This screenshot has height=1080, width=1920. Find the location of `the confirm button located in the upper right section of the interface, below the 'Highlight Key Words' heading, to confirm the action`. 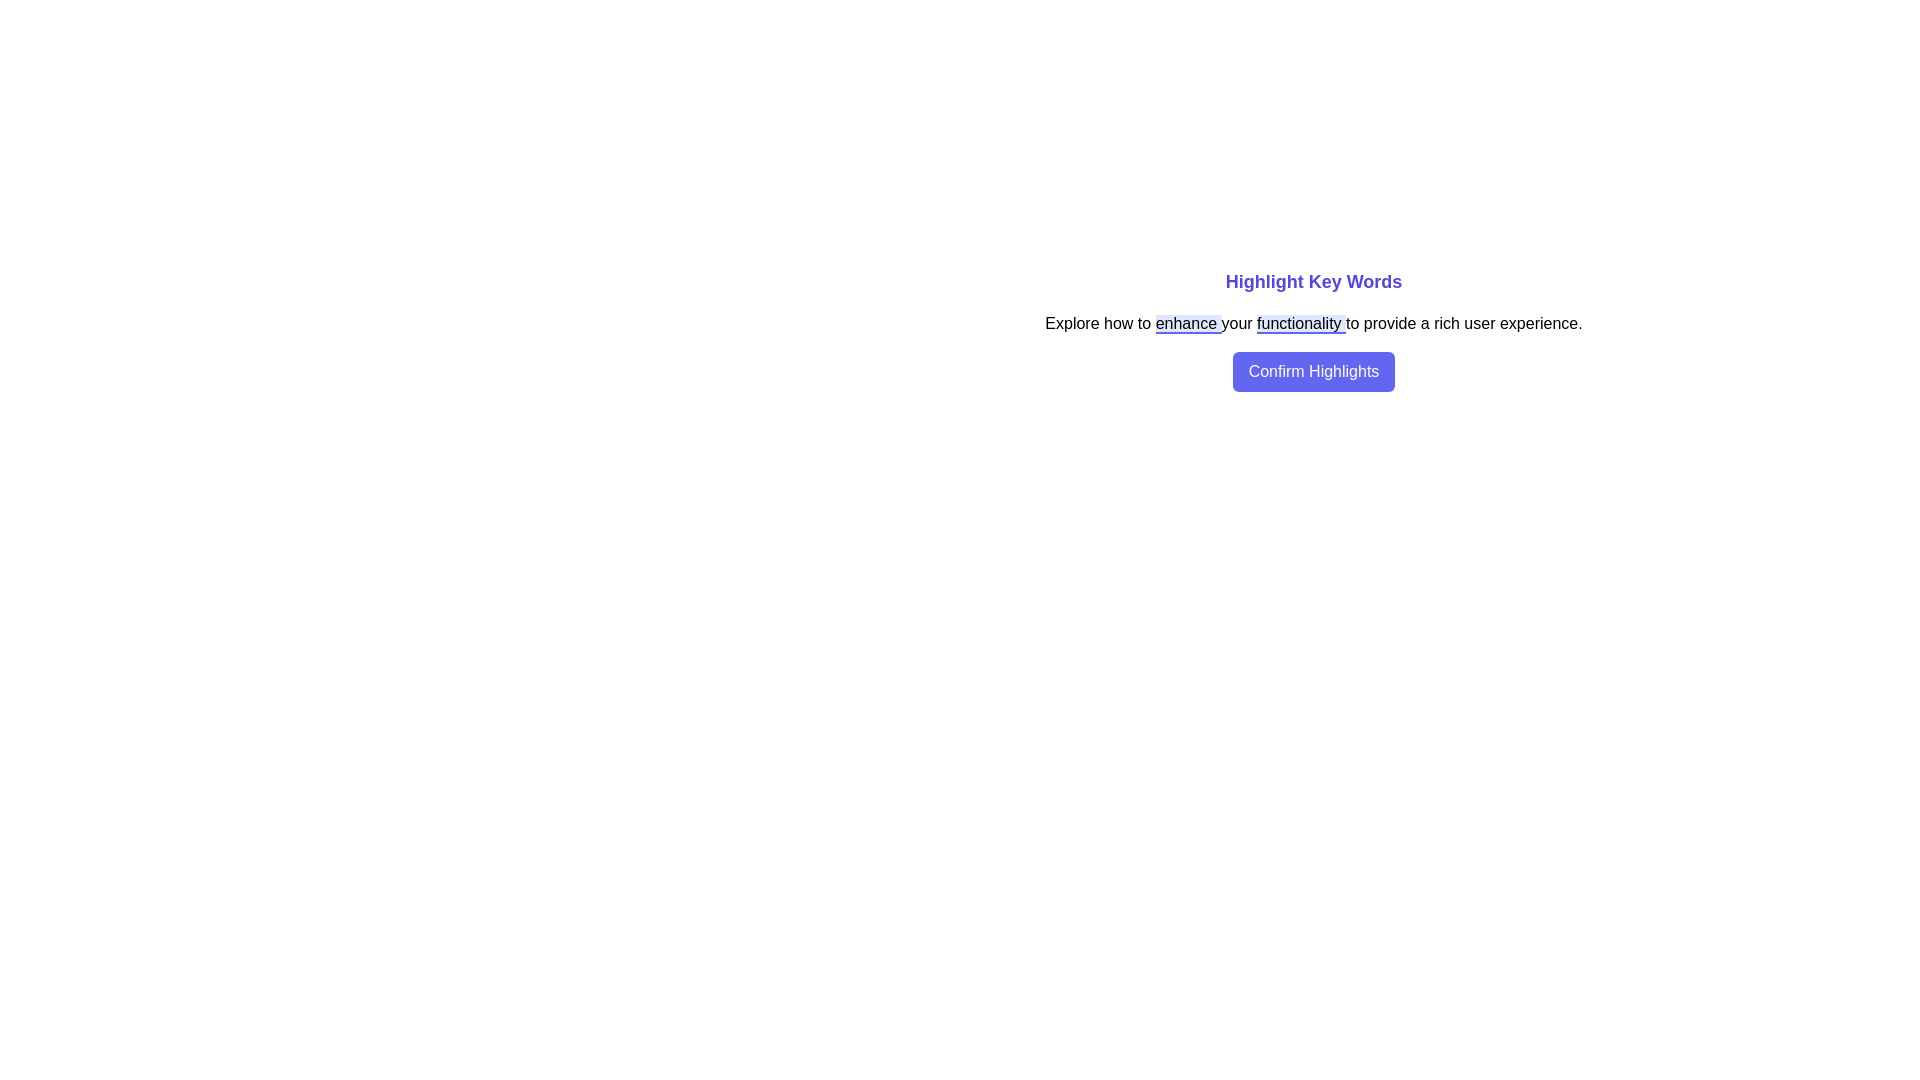

the confirm button located in the upper right section of the interface, below the 'Highlight Key Words' heading, to confirm the action is located at coordinates (1314, 371).